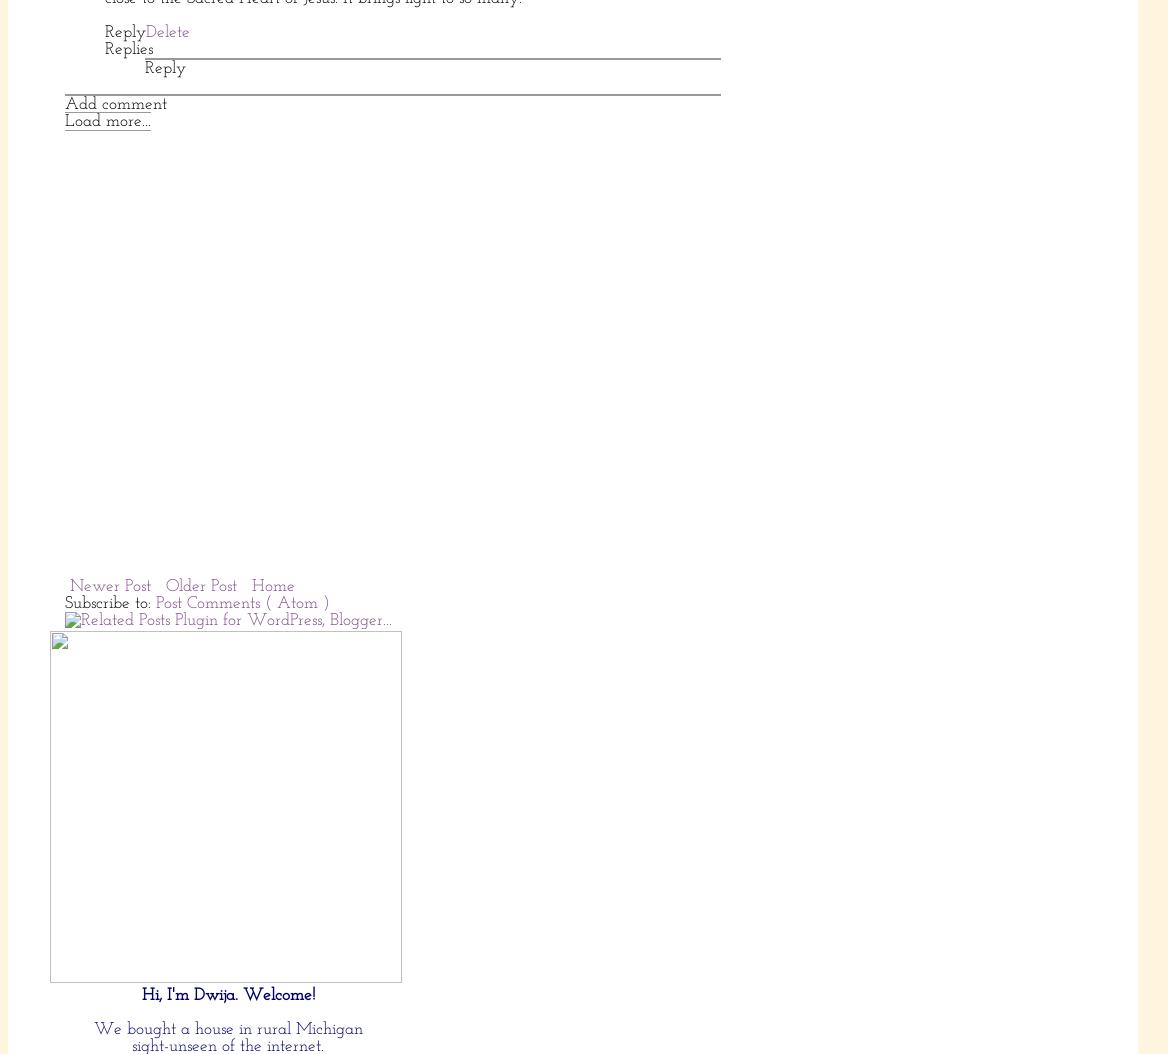 The height and width of the screenshot is (1054, 1168). What do you see at coordinates (241, 601) in the screenshot?
I see `'Post Comments
                                      (
                                      Atom
                                      )'` at bounding box center [241, 601].